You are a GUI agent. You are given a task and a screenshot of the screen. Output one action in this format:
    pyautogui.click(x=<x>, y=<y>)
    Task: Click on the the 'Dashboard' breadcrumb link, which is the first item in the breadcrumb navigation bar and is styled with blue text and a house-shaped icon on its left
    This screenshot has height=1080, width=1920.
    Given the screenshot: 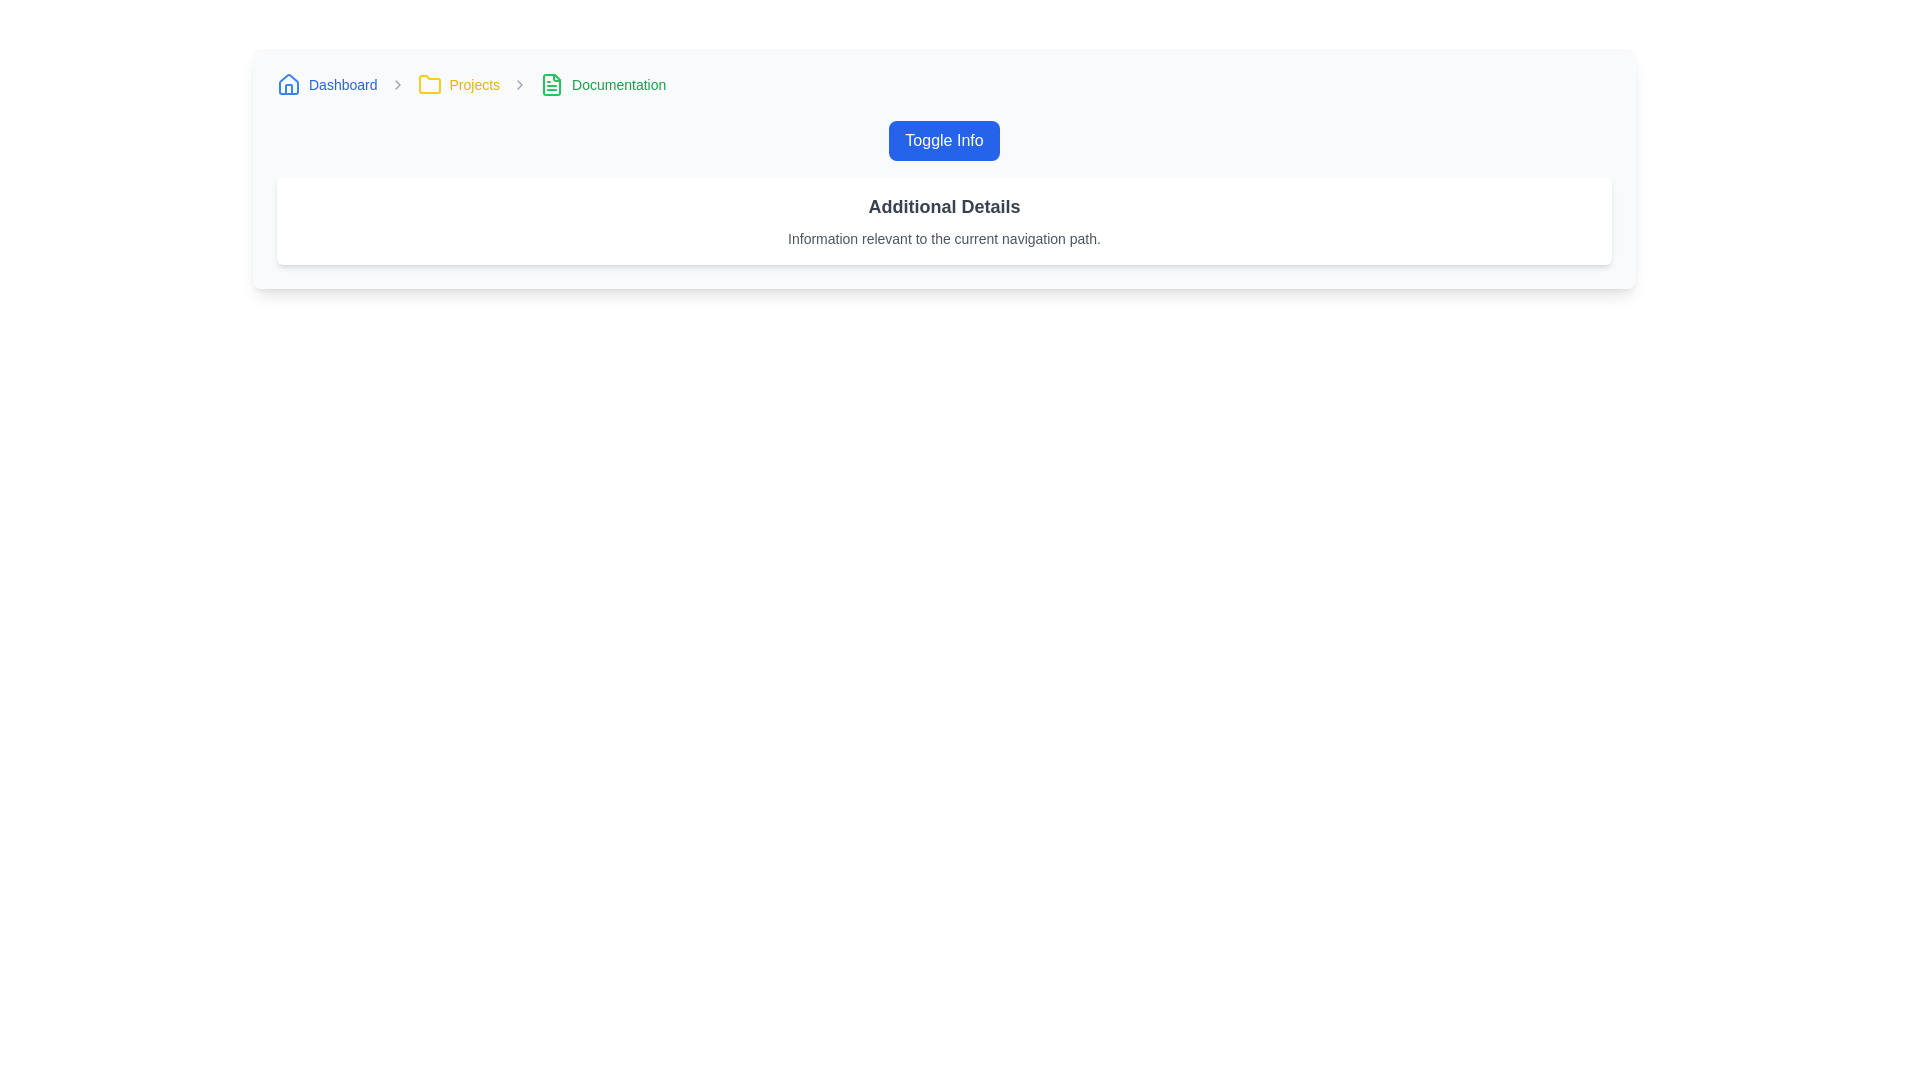 What is the action you would take?
    pyautogui.click(x=327, y=83)
    